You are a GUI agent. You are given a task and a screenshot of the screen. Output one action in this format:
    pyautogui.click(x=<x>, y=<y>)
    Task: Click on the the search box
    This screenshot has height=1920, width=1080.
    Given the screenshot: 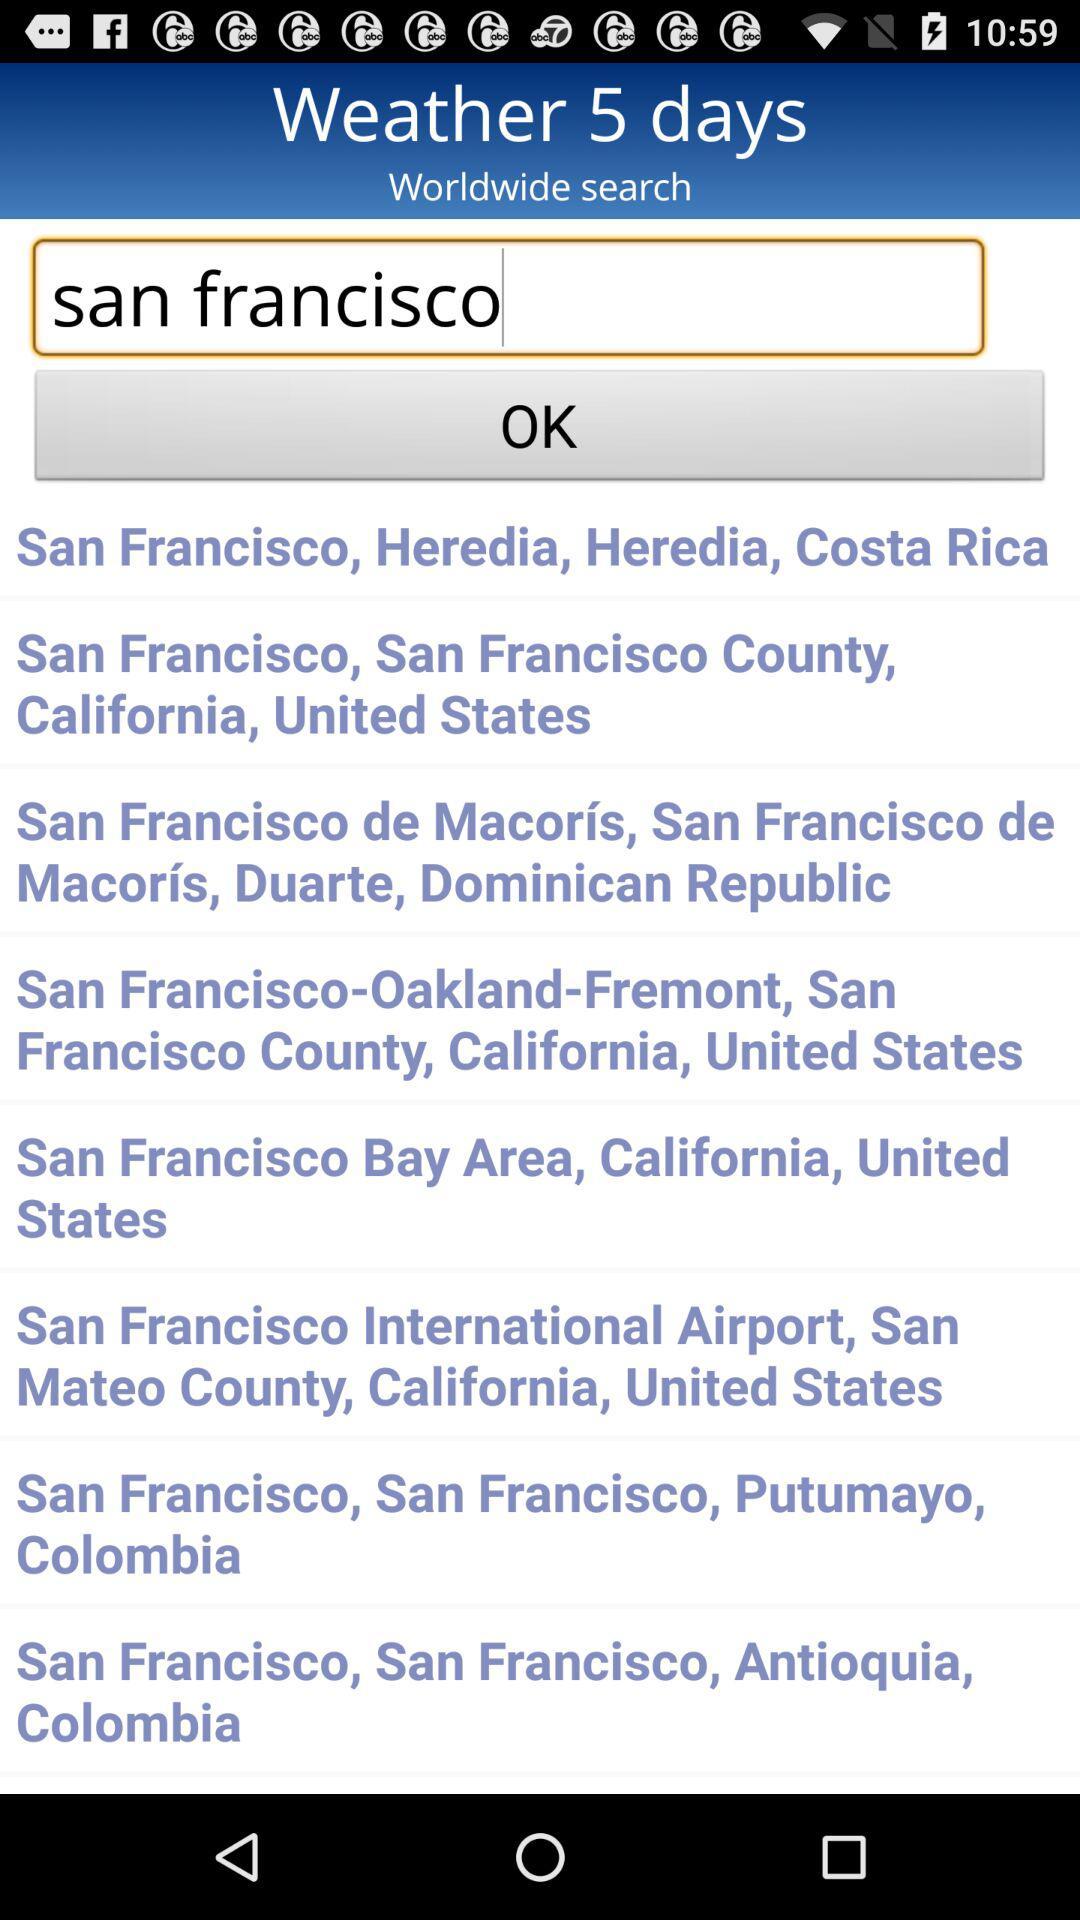 What is the action you would take?
    pyautogui.click(x=507, y=296)
    